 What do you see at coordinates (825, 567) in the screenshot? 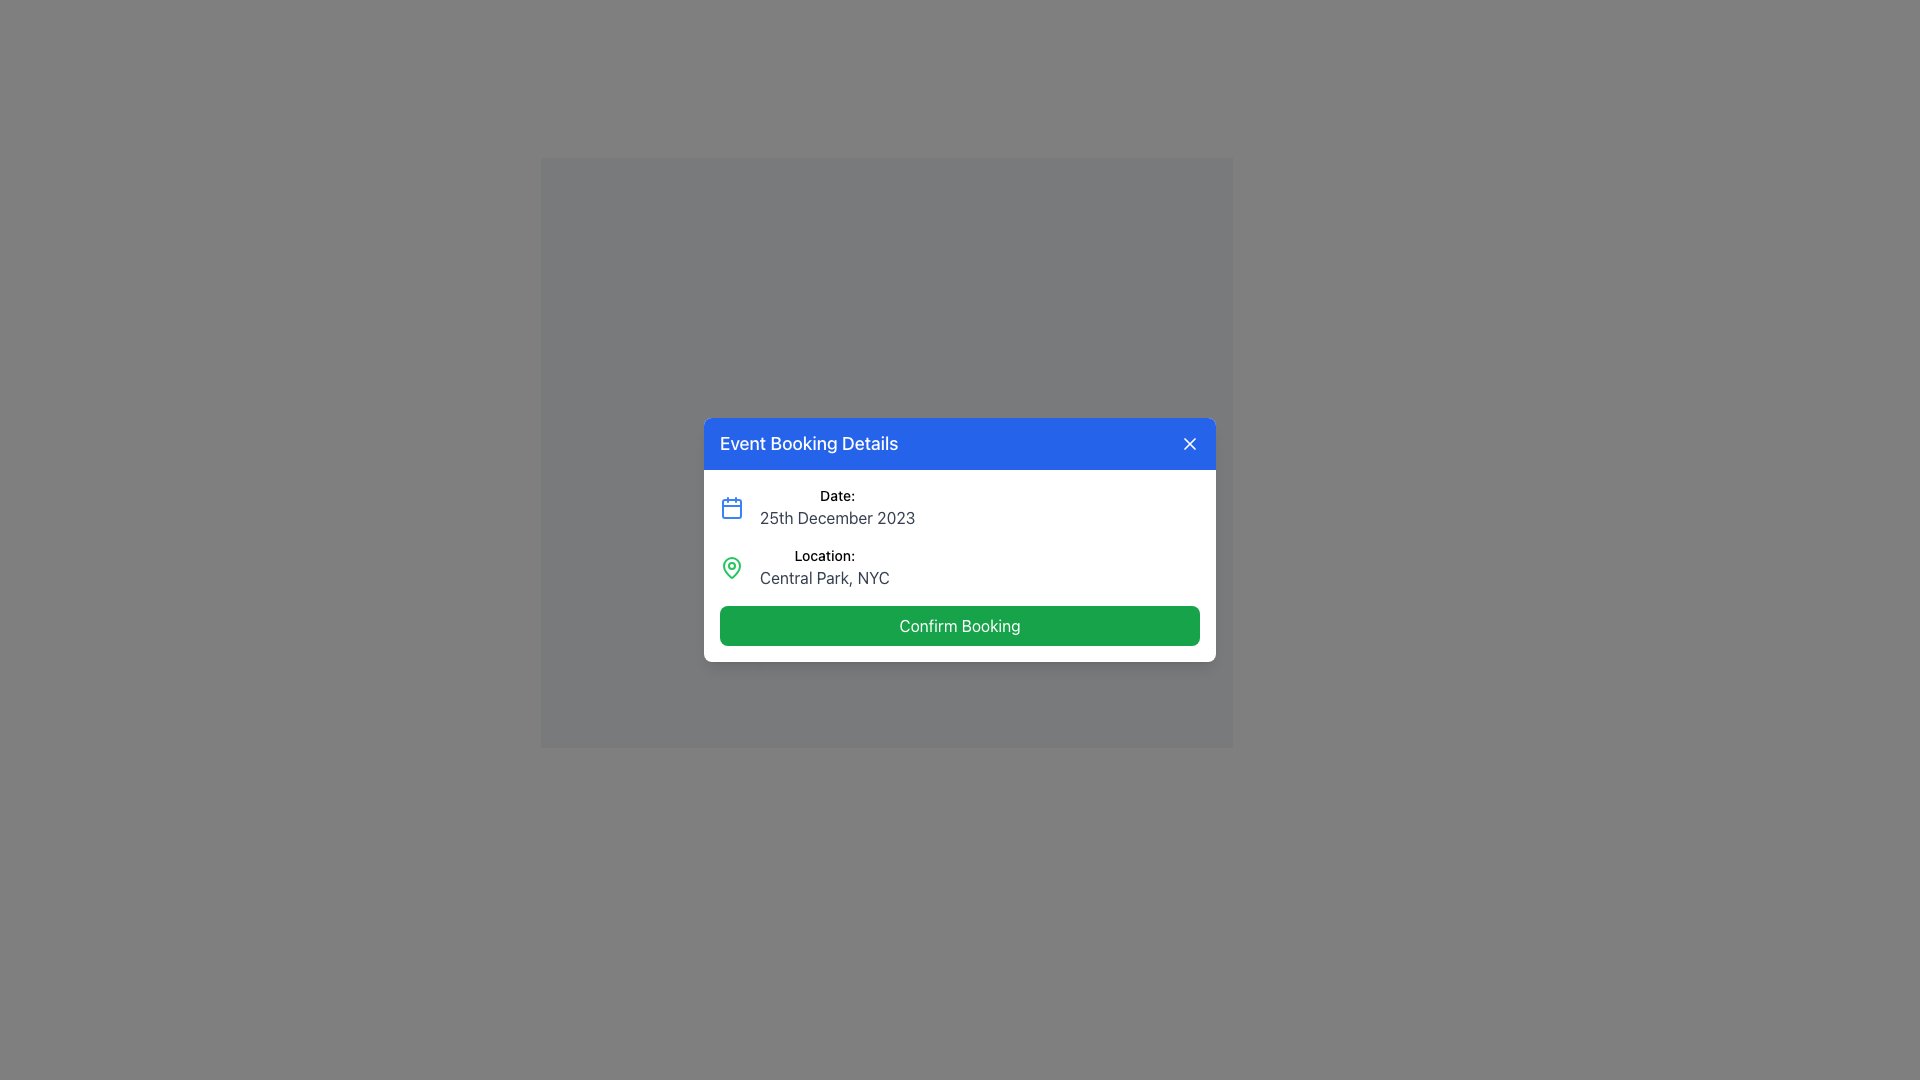
I see `text from the Text label displaying 'Location:' and 'Central Park, NYC', which is located in the middle-right section of the modal, just below the 'Date' label` at bounding box center [825, 567].